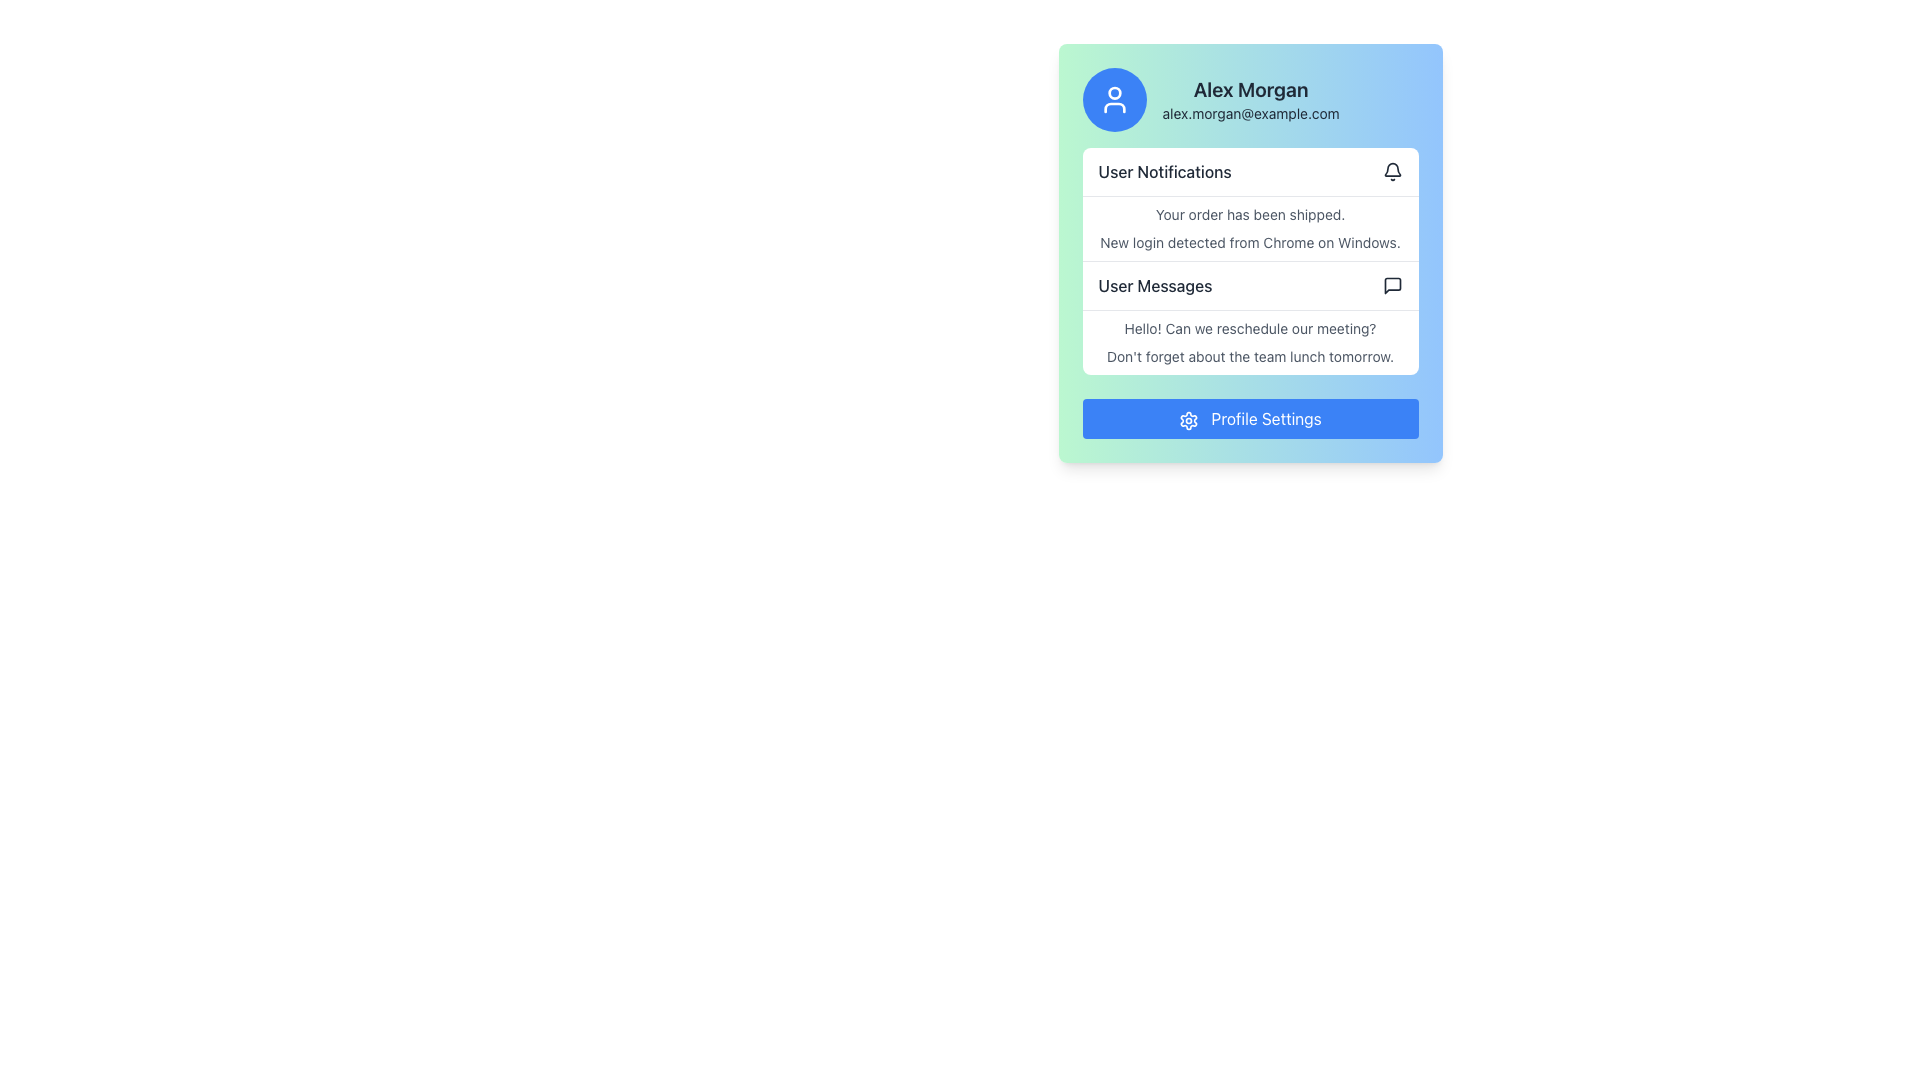  I want to click on information displayed in the Text Display (Composite) which shows 'Alex Morgan' and 'alex.morgan@example.com', so click(1250, 100).